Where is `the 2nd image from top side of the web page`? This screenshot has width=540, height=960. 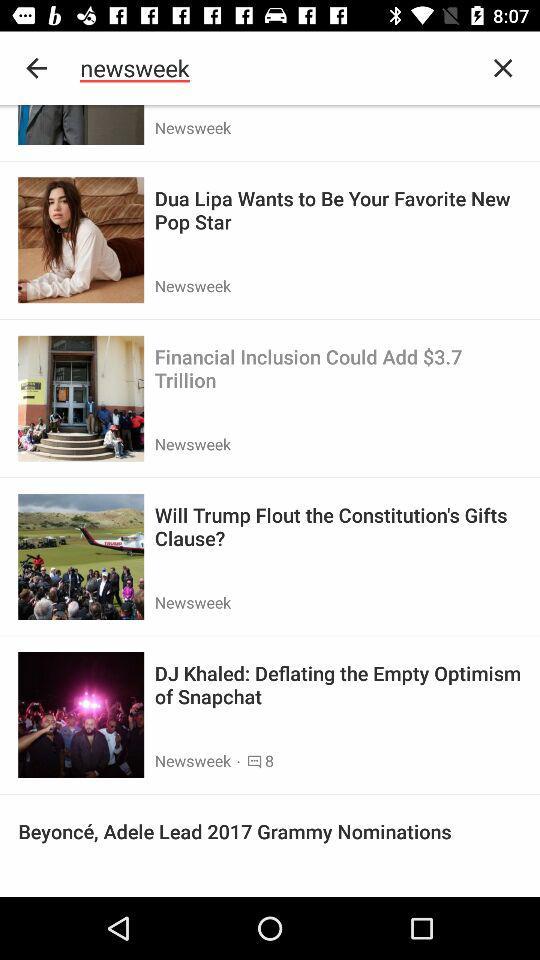
the 2nd image from top side of the web page is located at coordinates (80, 240).